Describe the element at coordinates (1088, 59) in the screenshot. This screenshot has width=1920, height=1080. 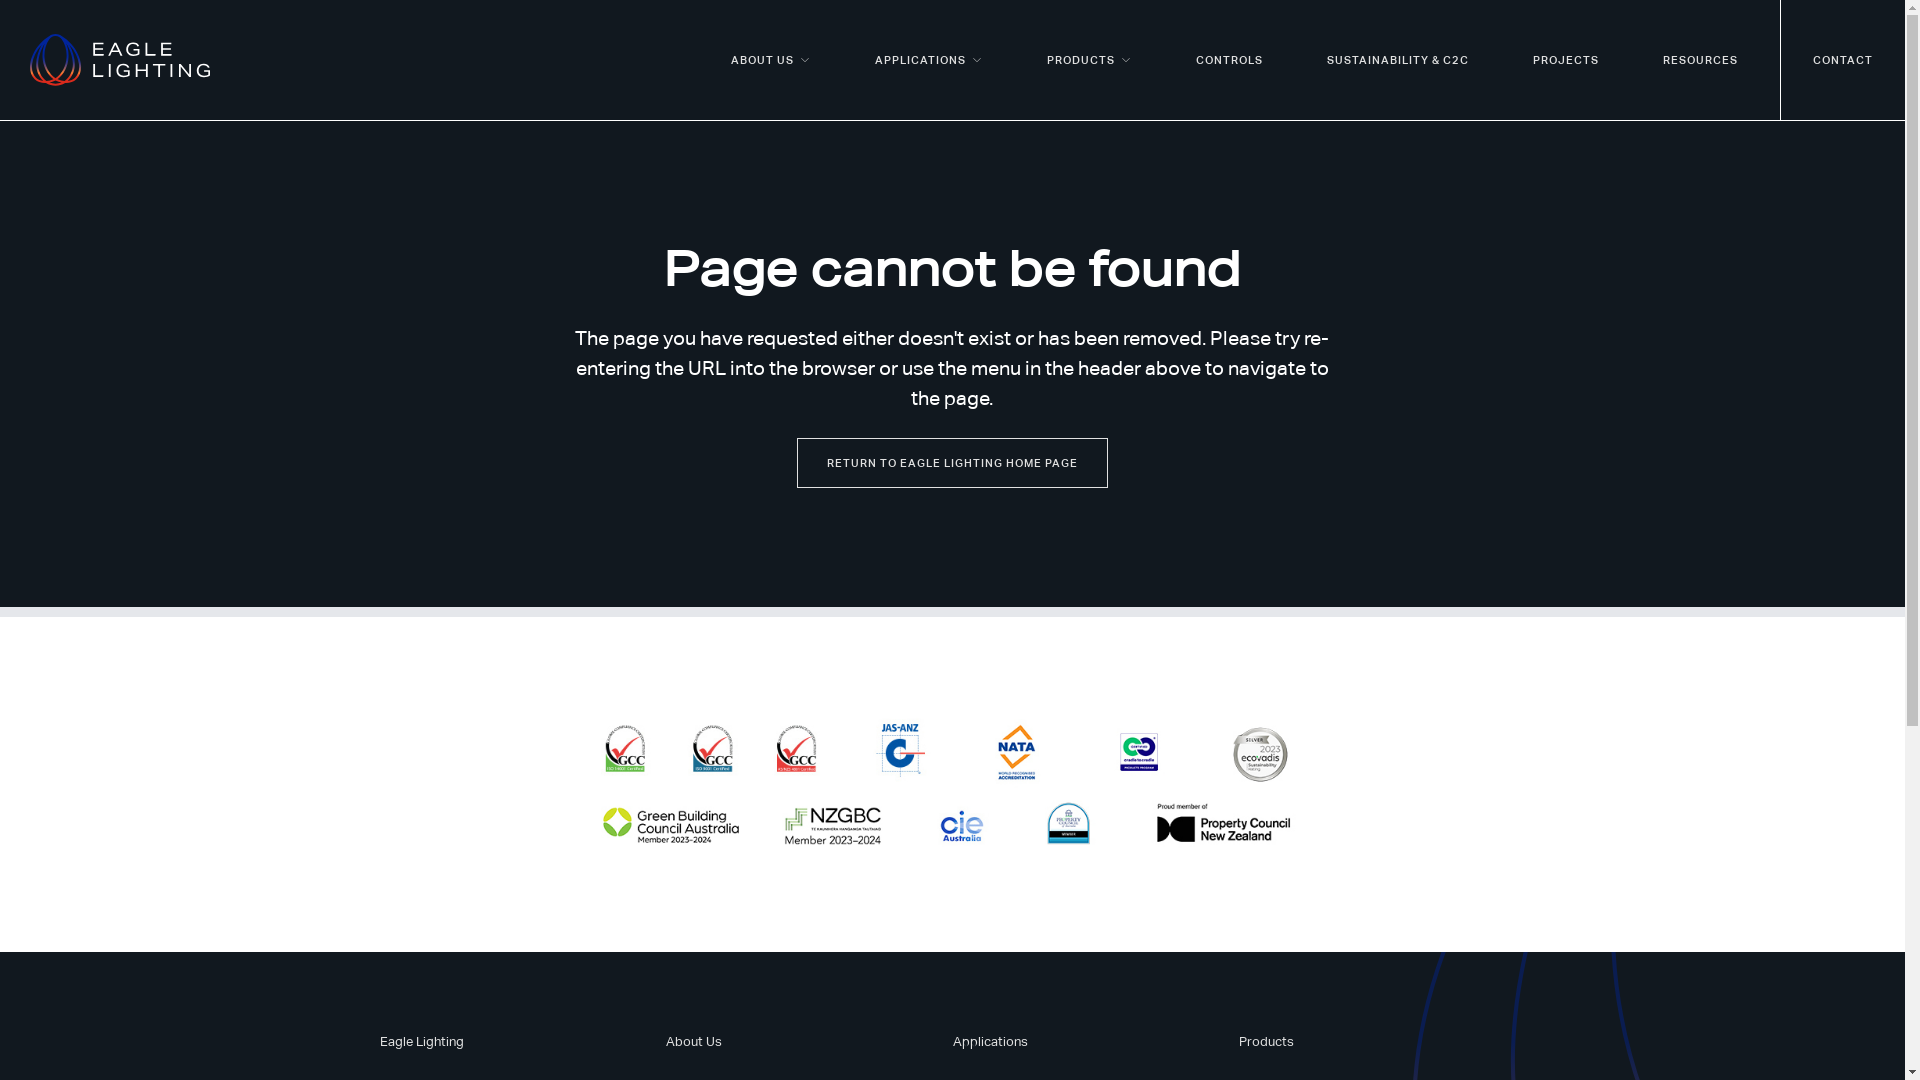
I see `'PRODUCTS'` at that location.